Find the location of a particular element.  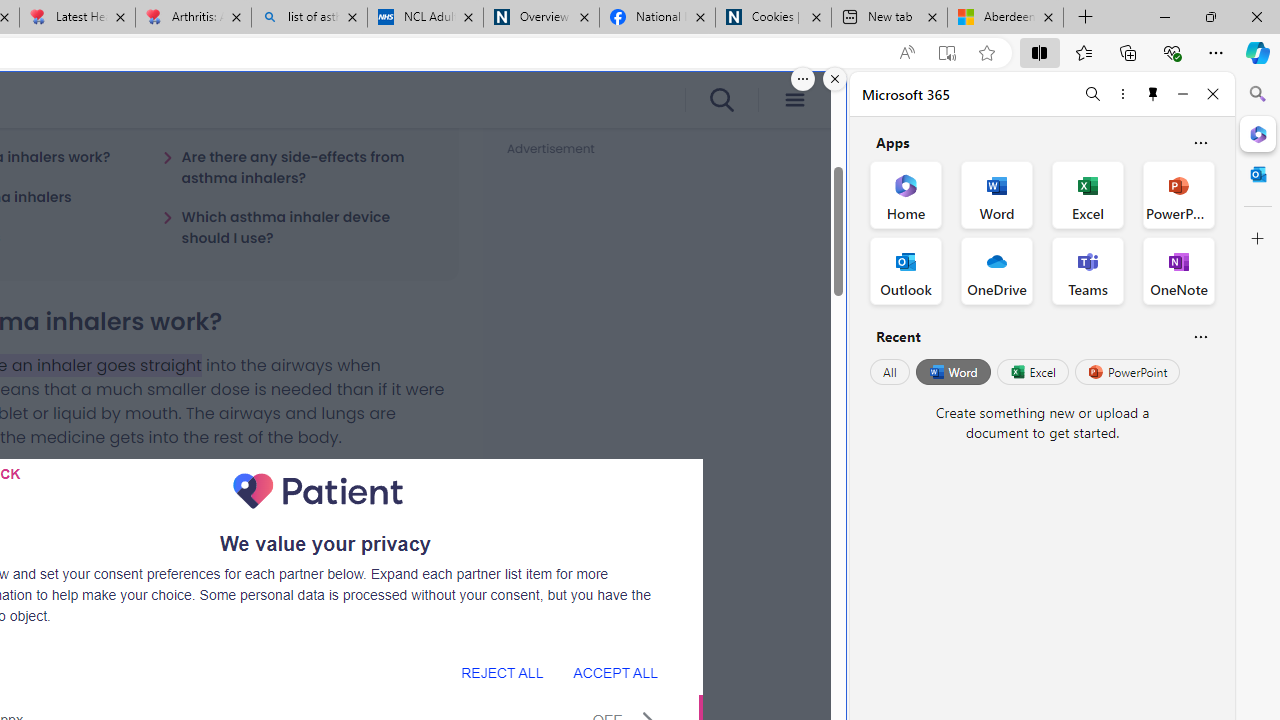

'ACCEPT ALL' is located at coordinates (614, 672).